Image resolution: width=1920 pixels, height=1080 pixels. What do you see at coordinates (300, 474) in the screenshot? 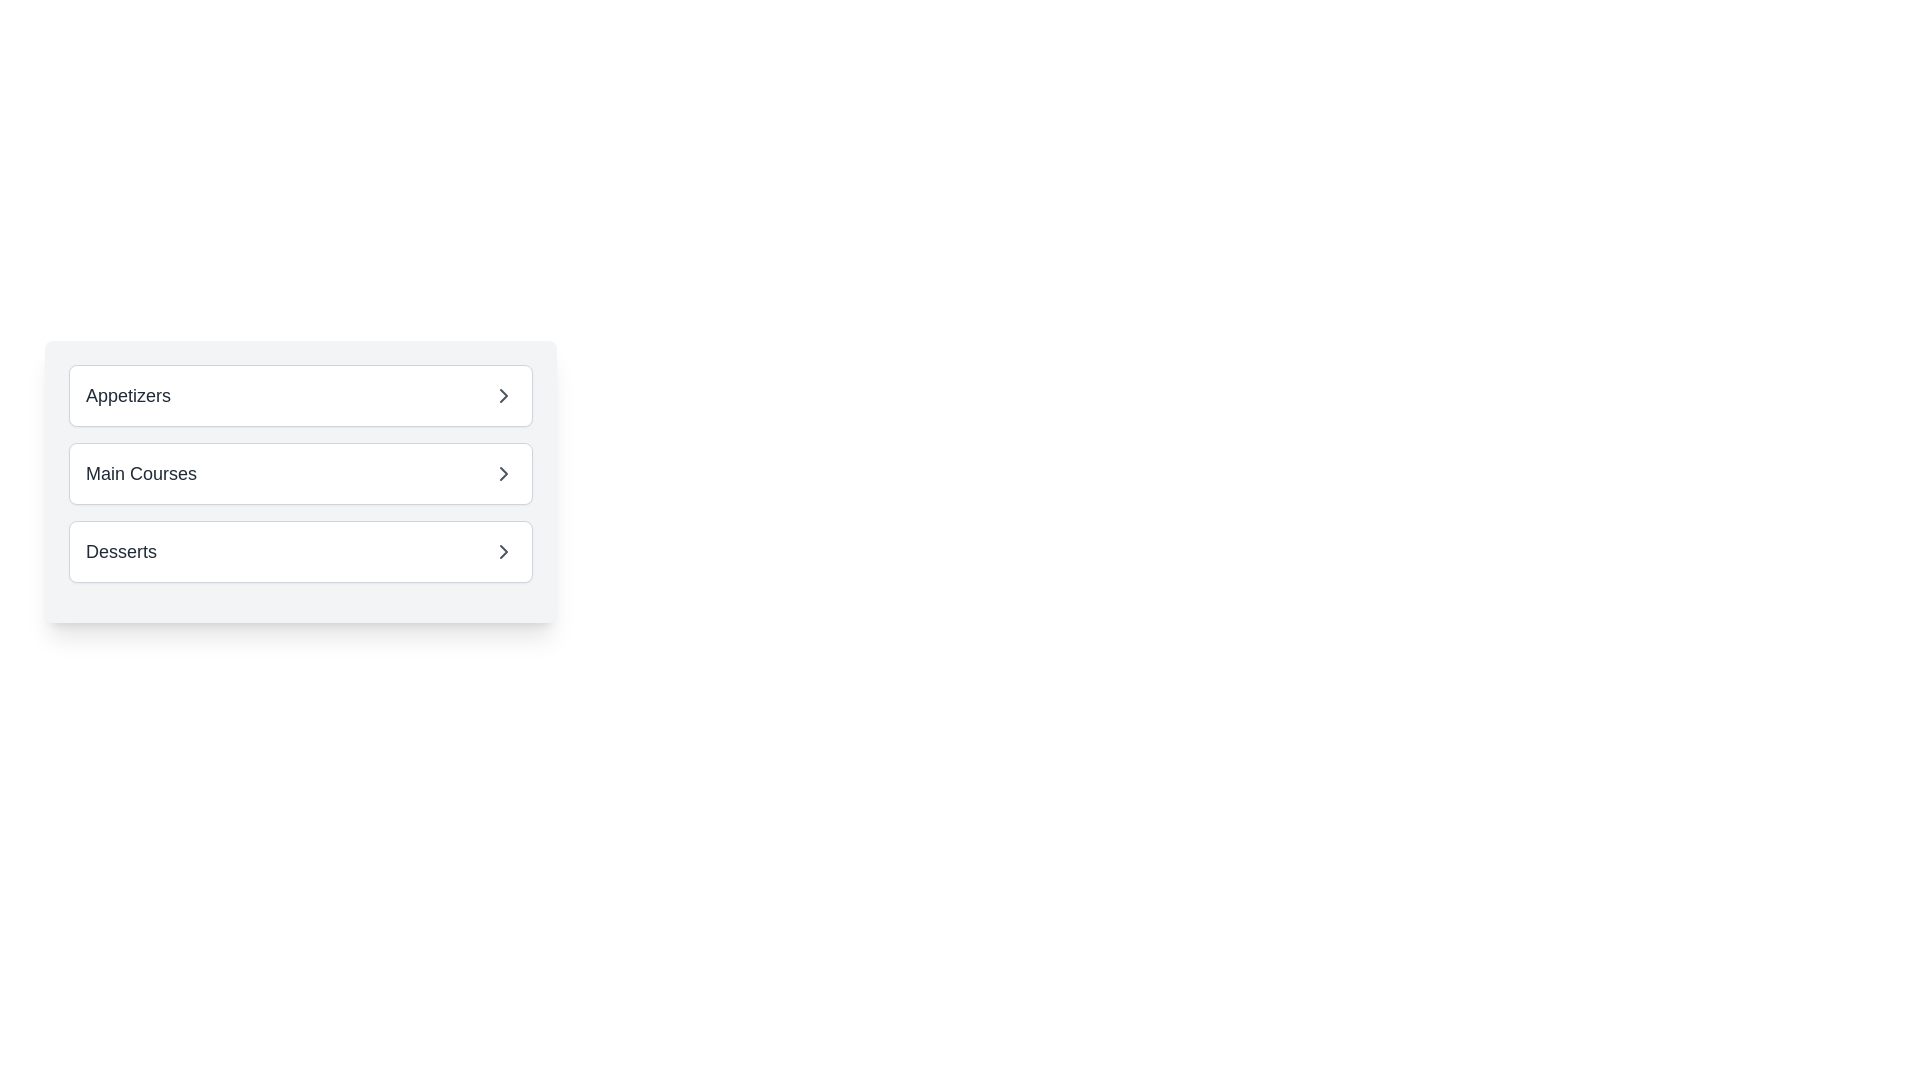
I see `the 'Main Courses' button, which is the second item in a vertical list of categories` at bounding box center [300, 474].